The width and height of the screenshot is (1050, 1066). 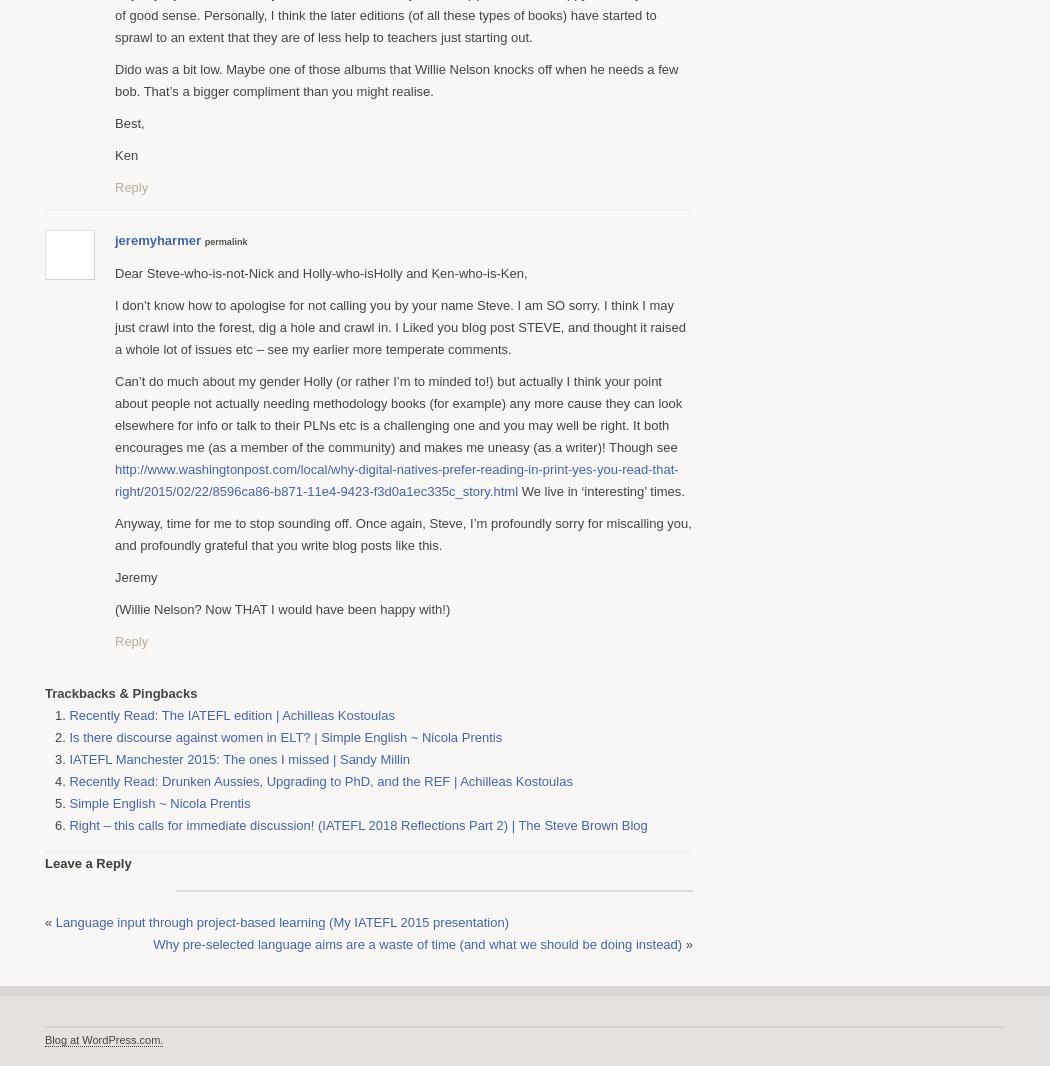 I want to click on 'Ken', so click(x=125, y=153).